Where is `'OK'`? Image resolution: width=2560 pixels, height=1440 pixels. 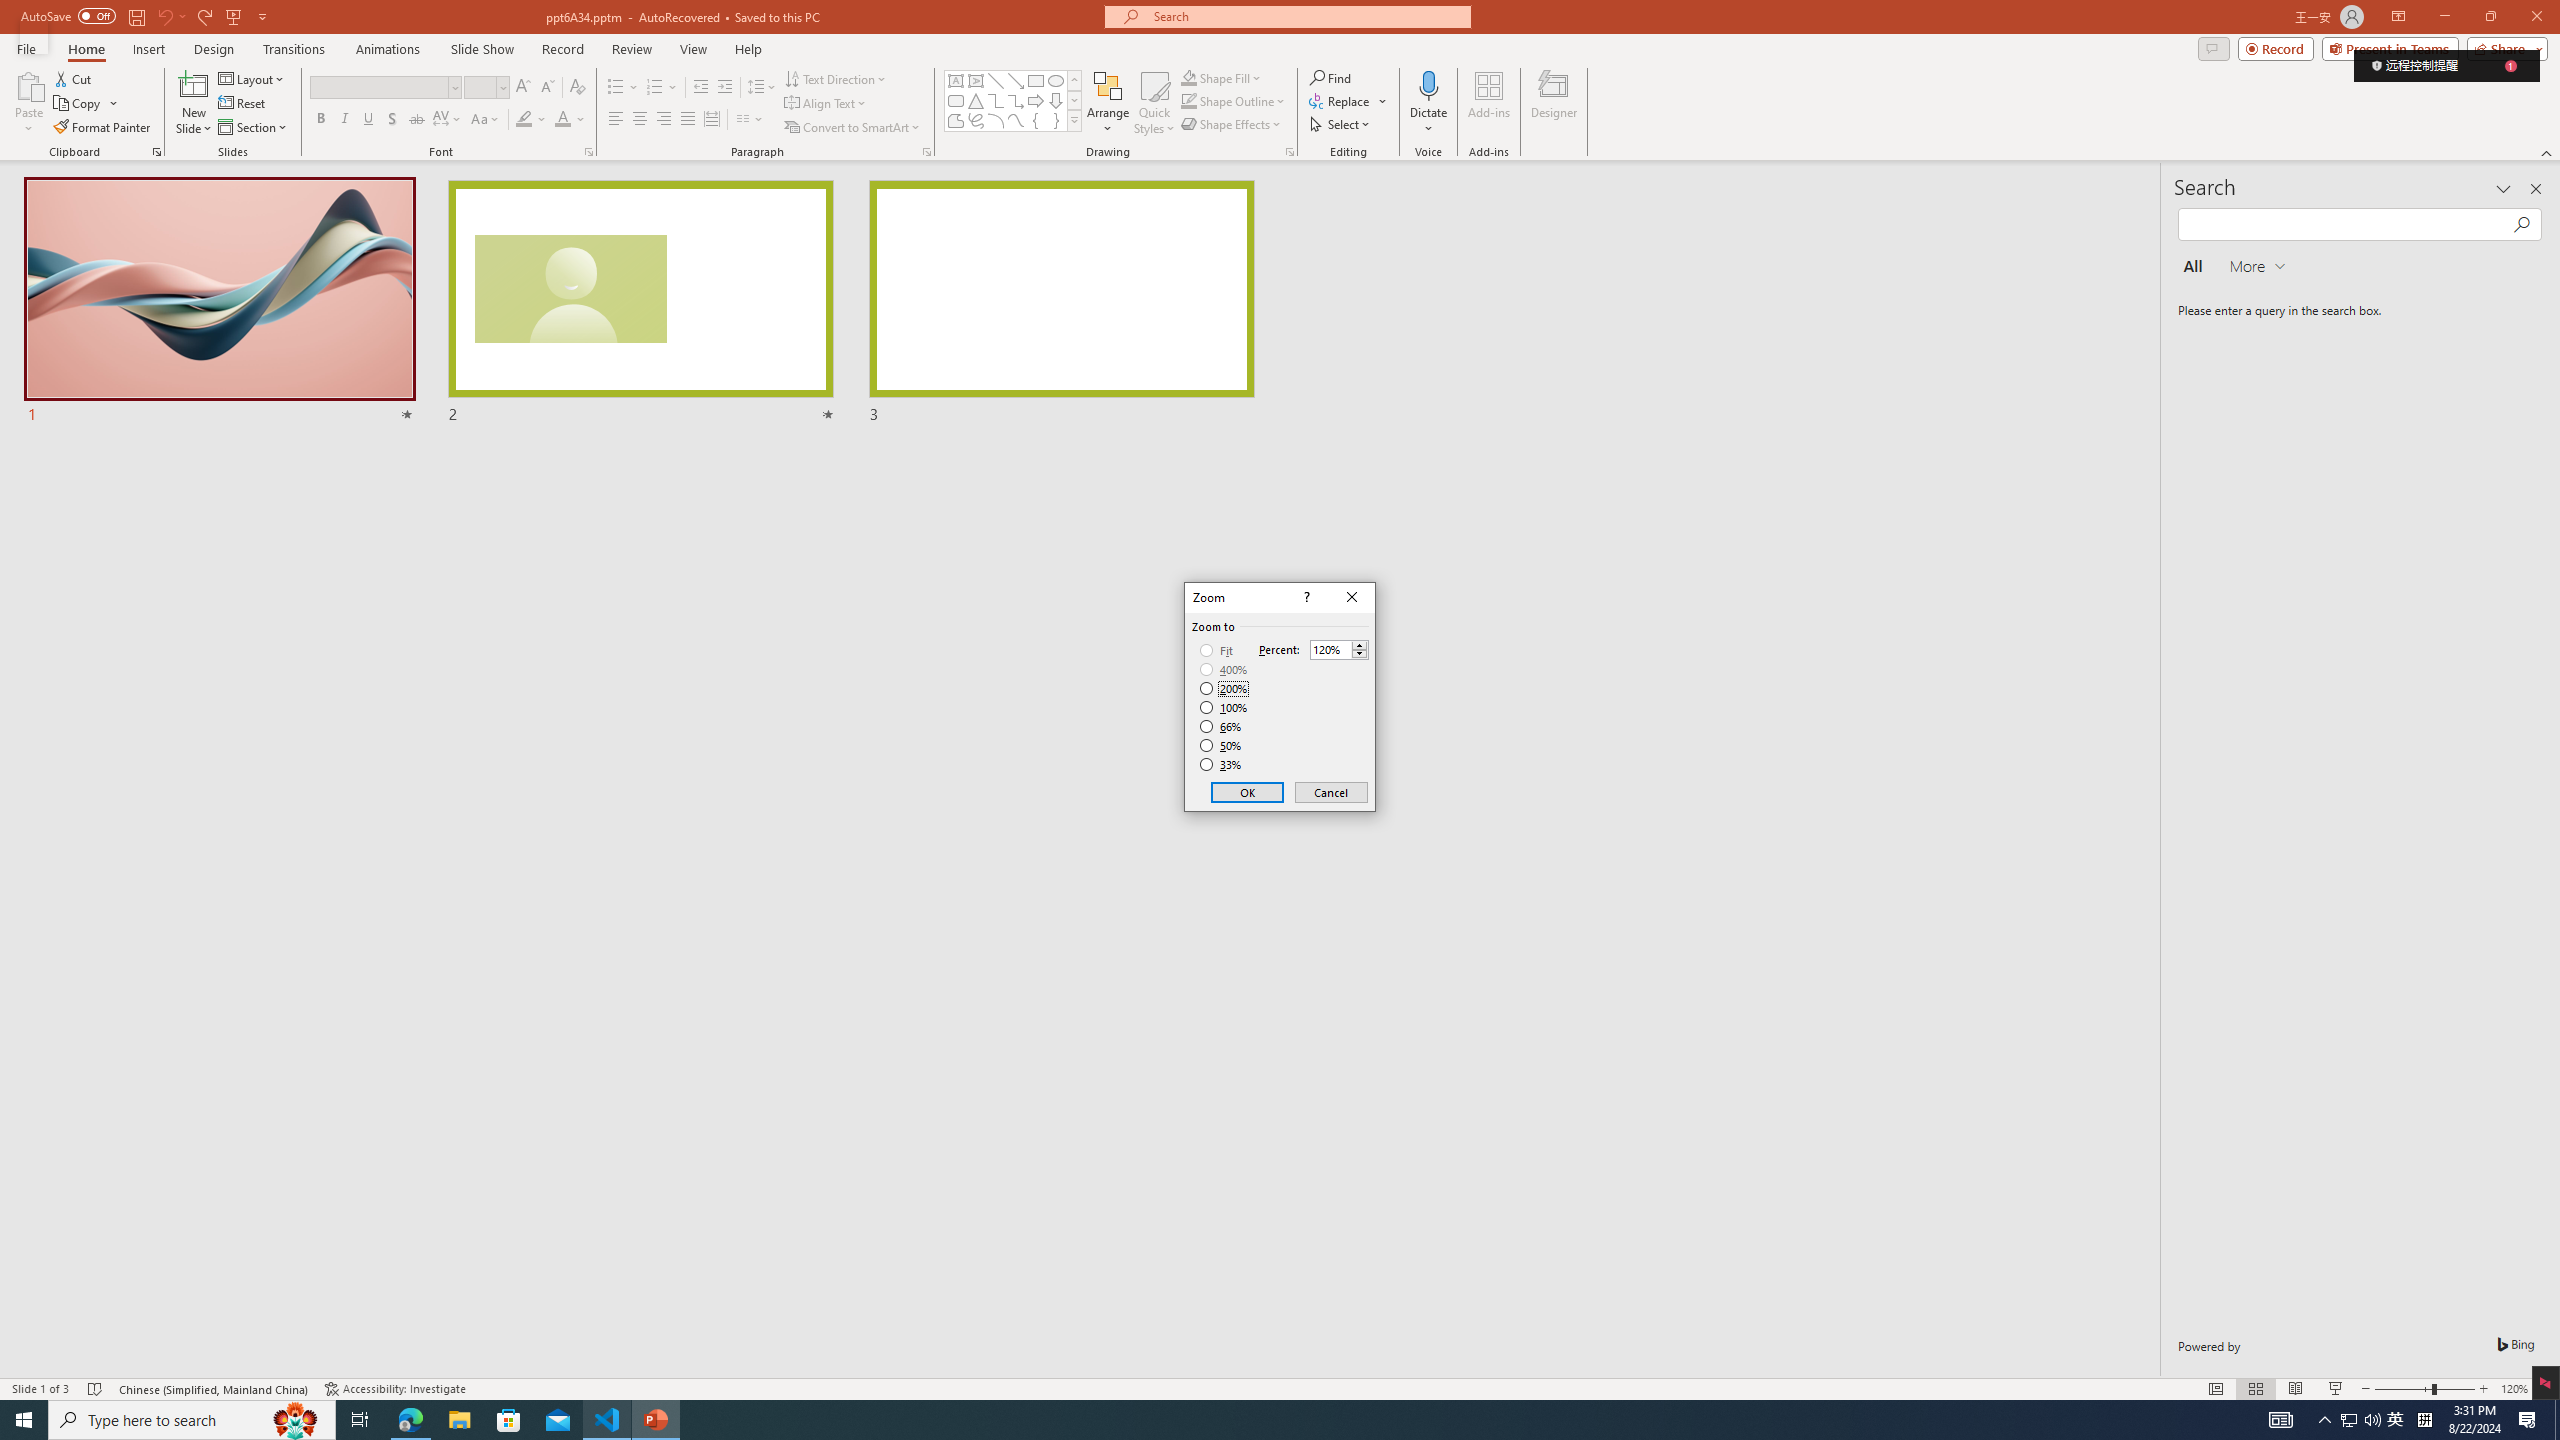
'OK' is located at coordinates (1247, 792).